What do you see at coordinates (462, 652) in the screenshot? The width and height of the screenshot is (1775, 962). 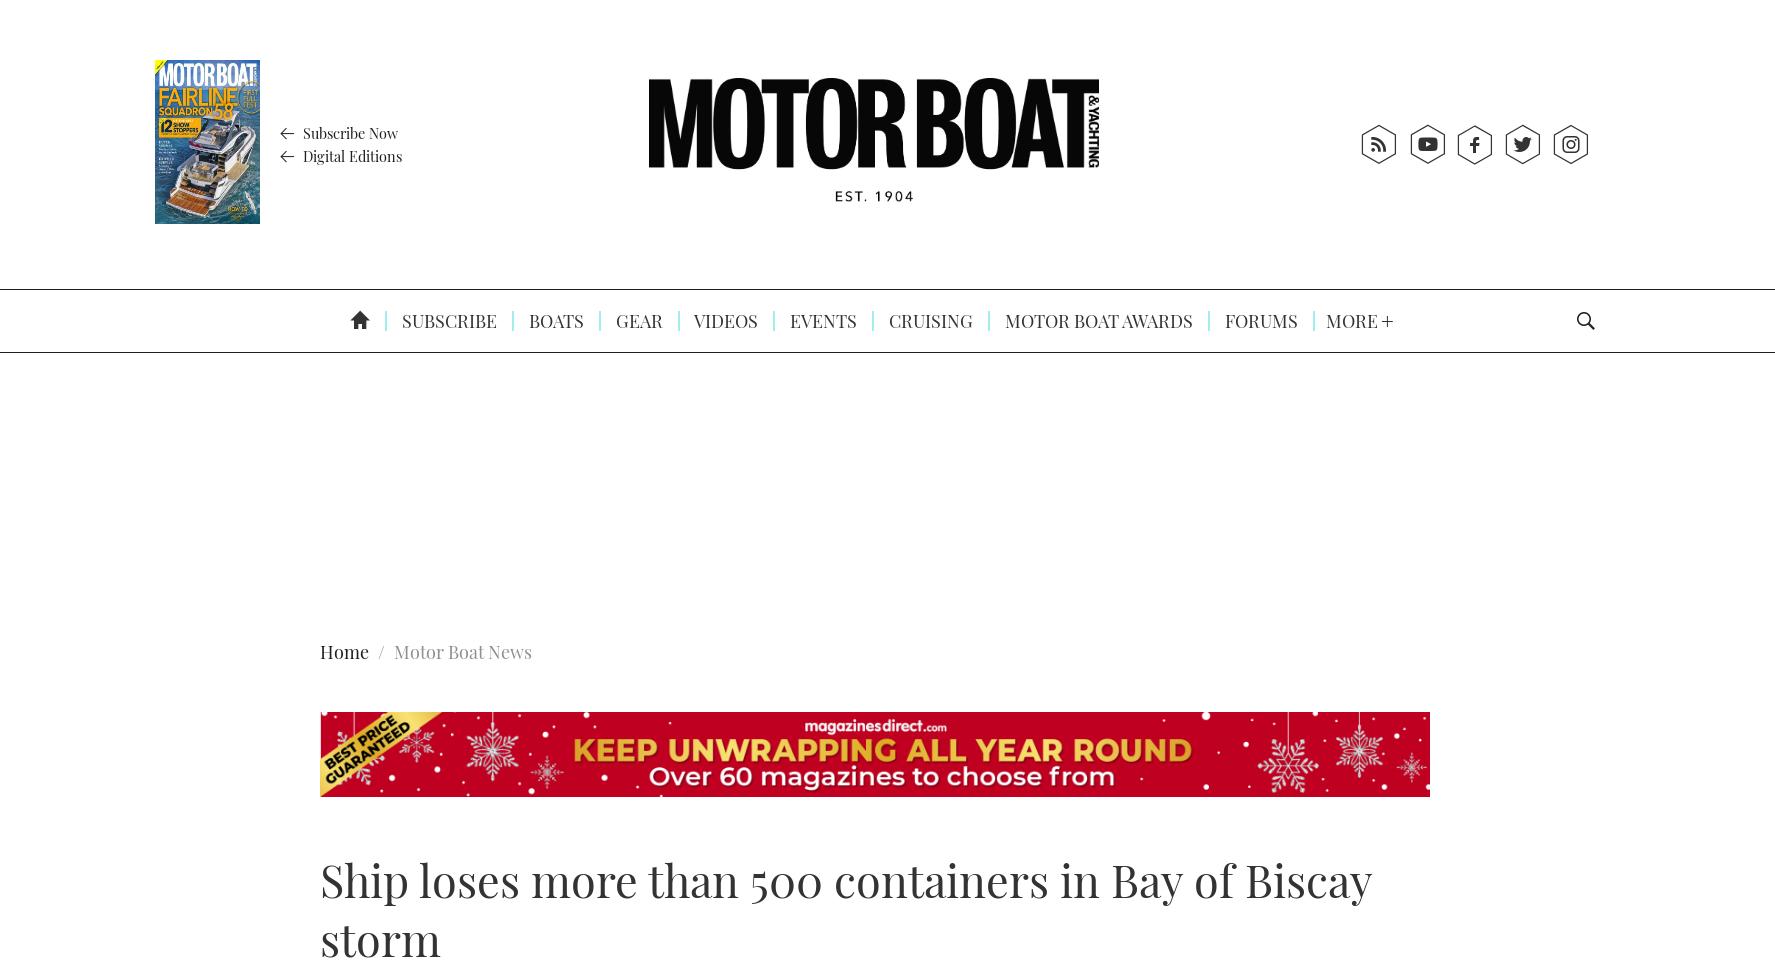 I see `'Motor Boat News'` at bounding box center [462, 652].